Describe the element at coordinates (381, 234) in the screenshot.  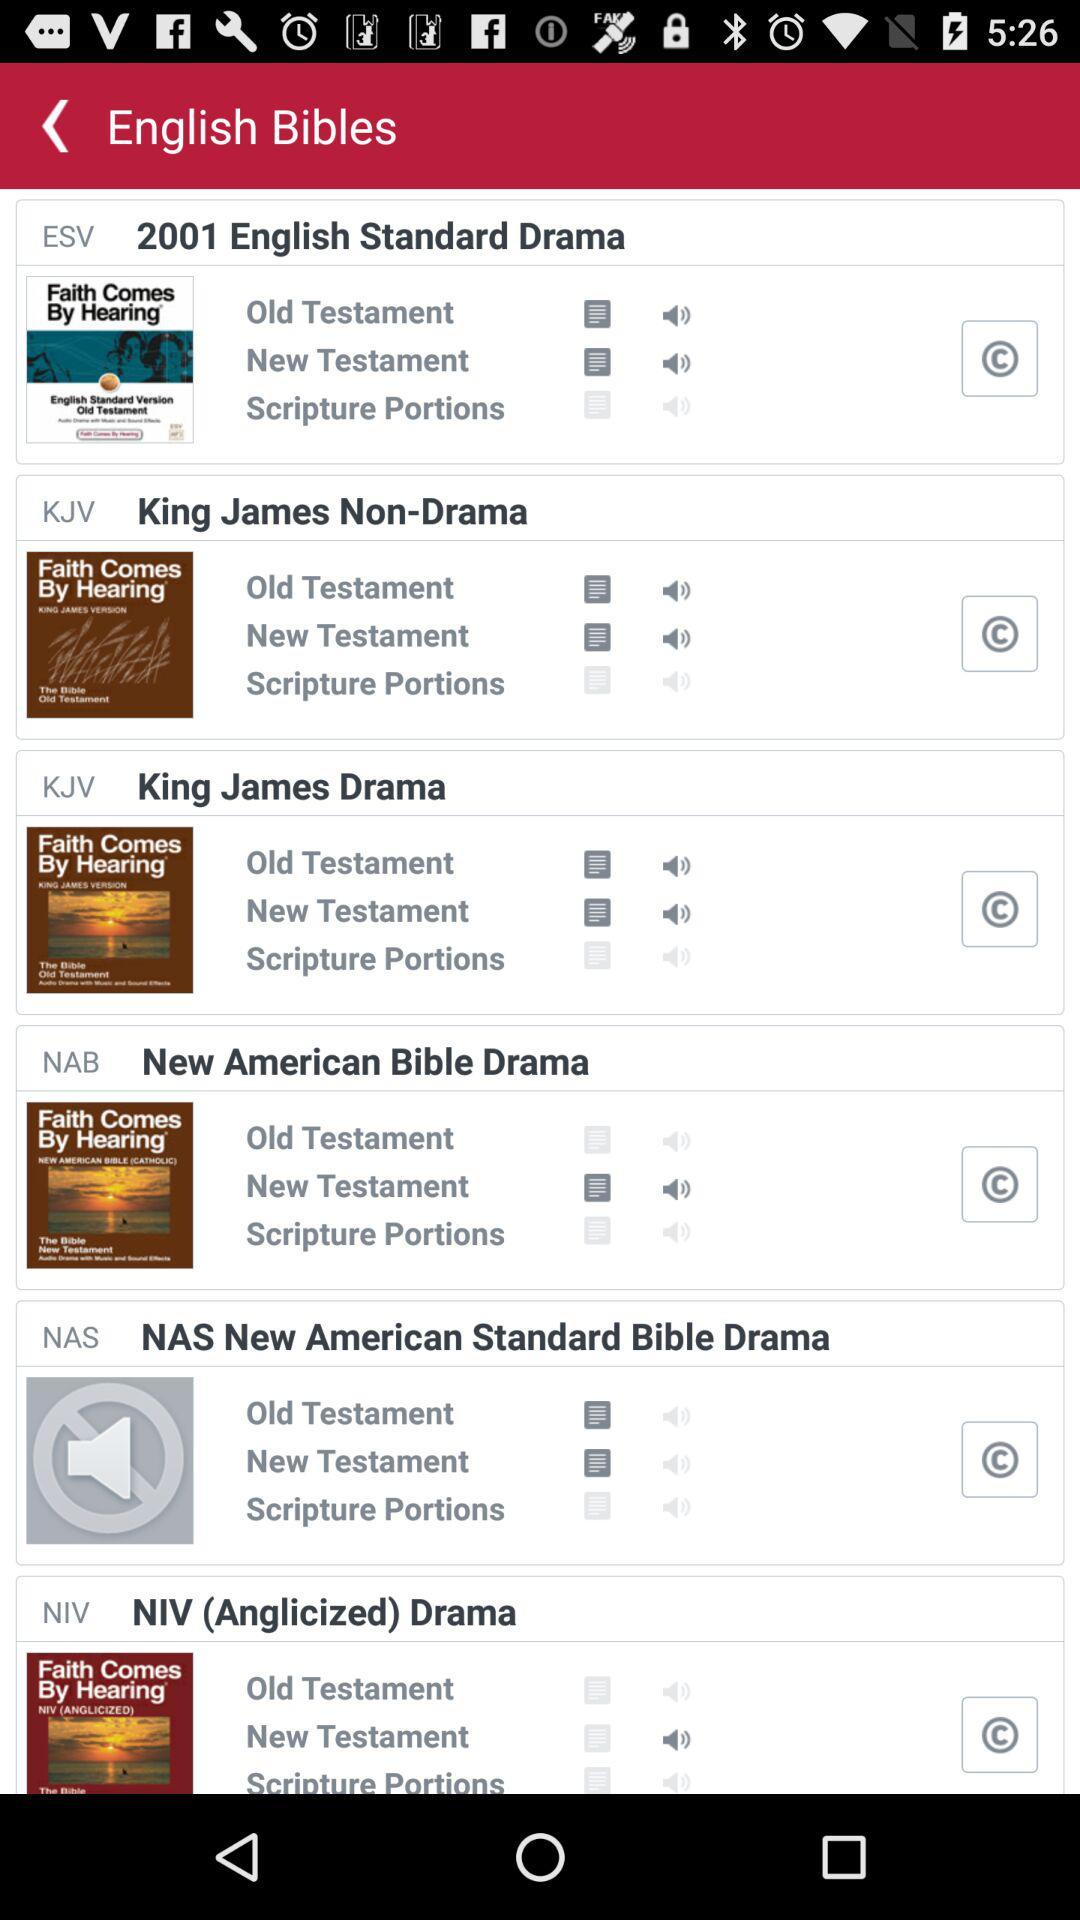
I see `2001 english standard app` at that location.